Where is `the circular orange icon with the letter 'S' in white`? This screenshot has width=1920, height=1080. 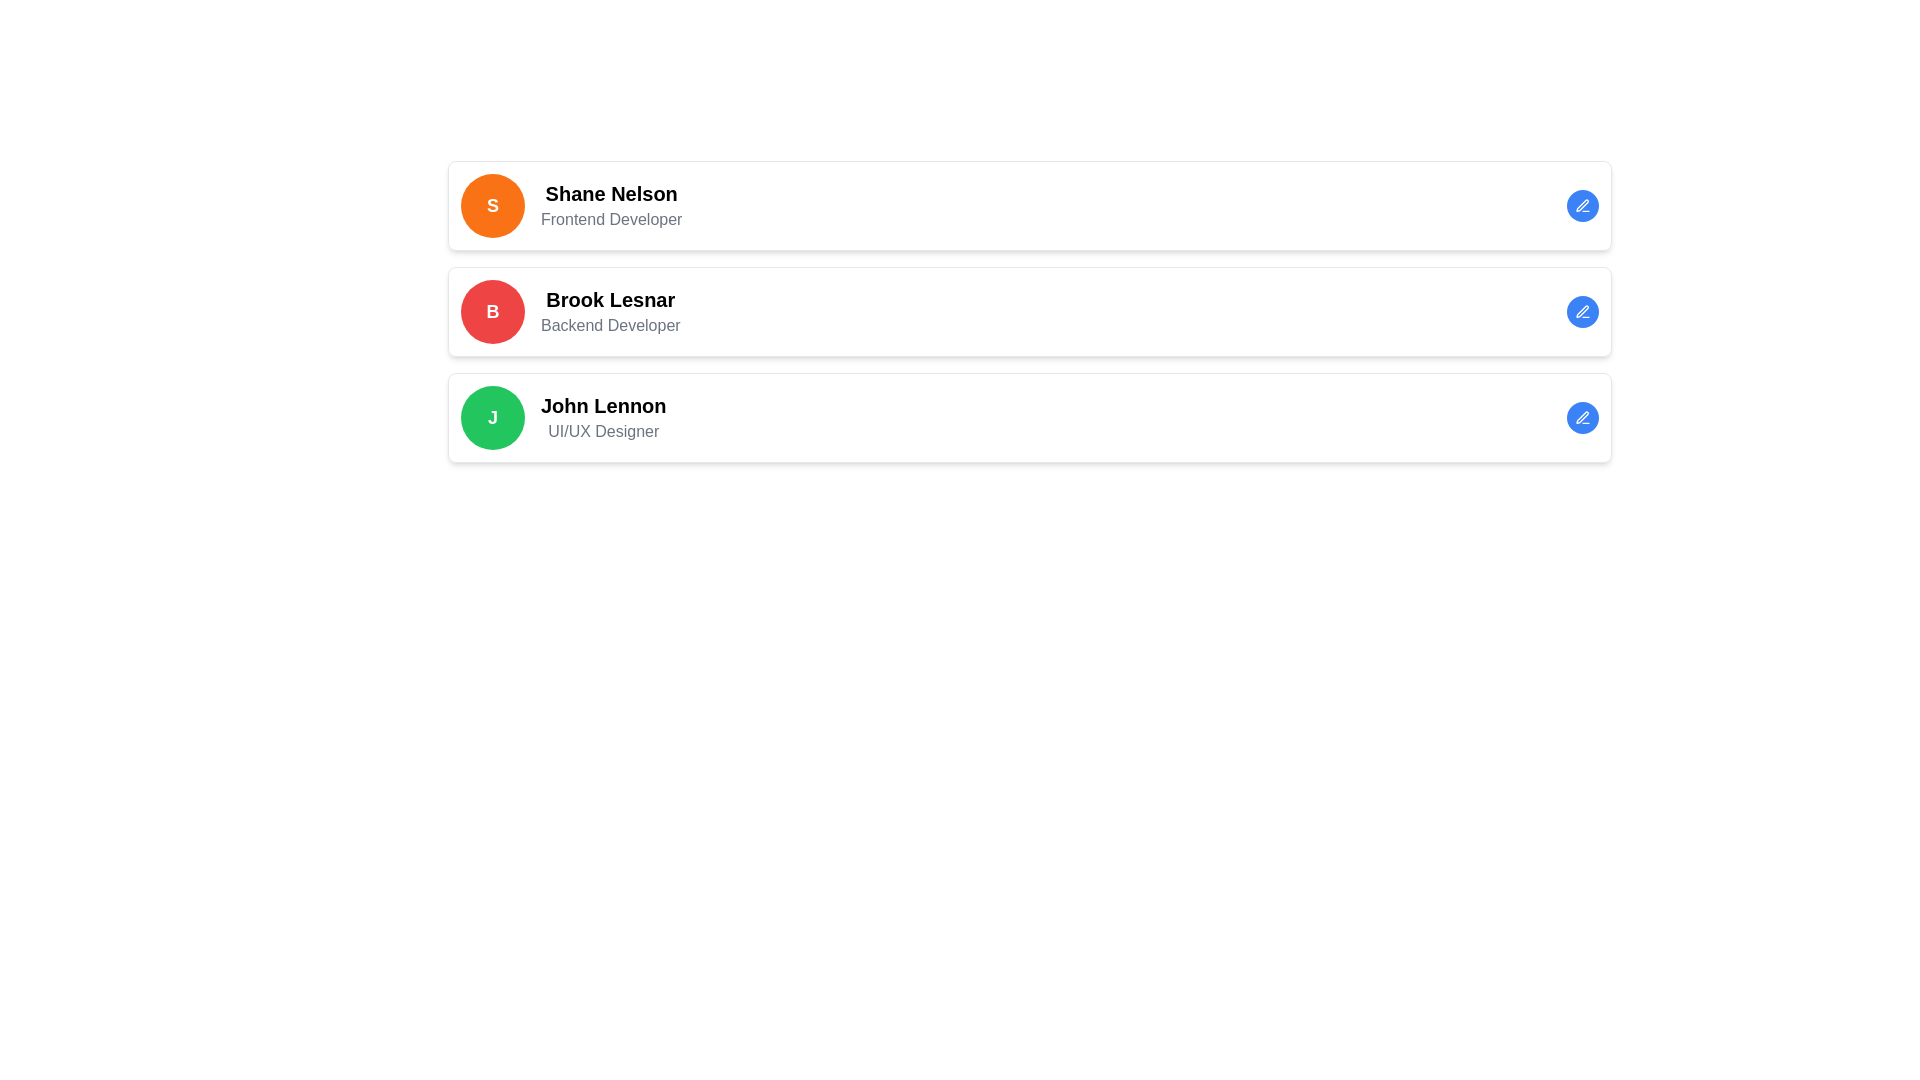
the circular orange icon with the letter 'S' in white is located at coordinates (493, 205).